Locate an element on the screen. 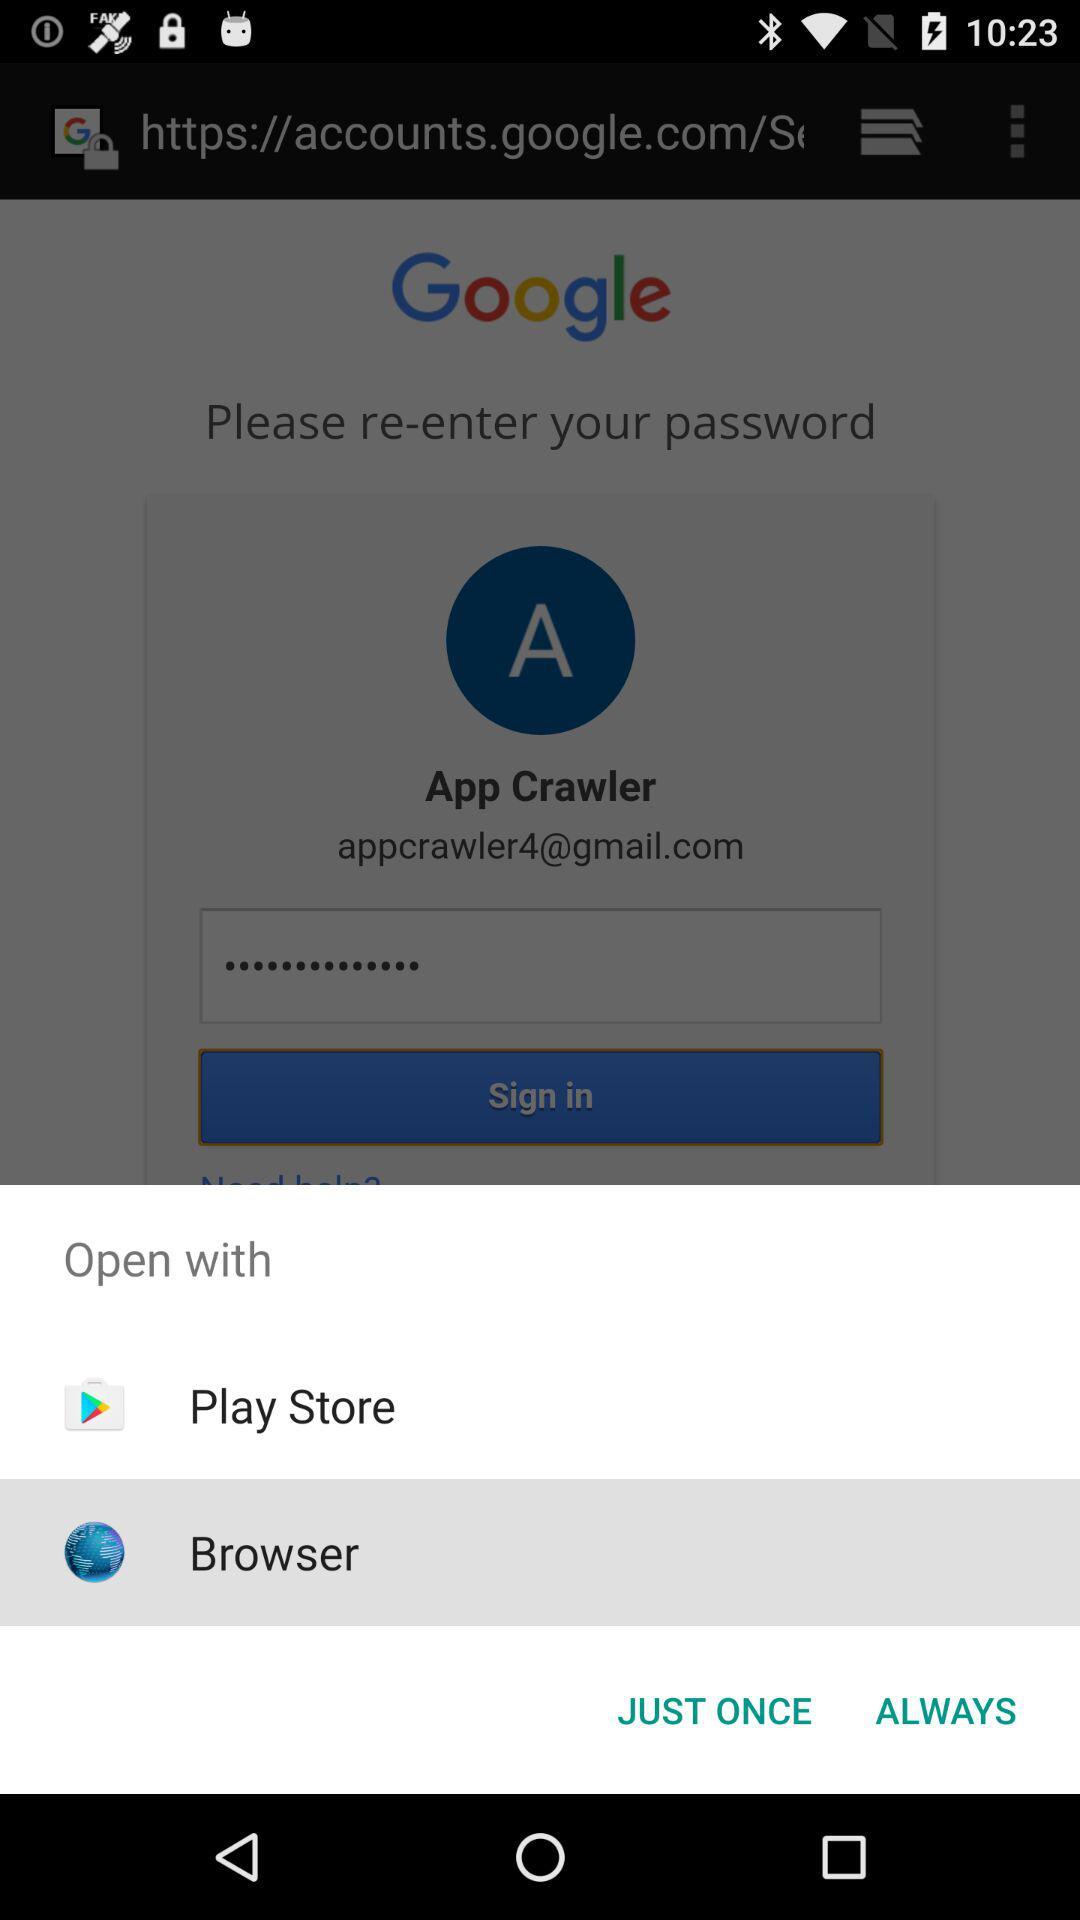 The width and height of the screenshot is (1080, 1920). the item to the right of the just once button is located at coordinates (945, 1708).